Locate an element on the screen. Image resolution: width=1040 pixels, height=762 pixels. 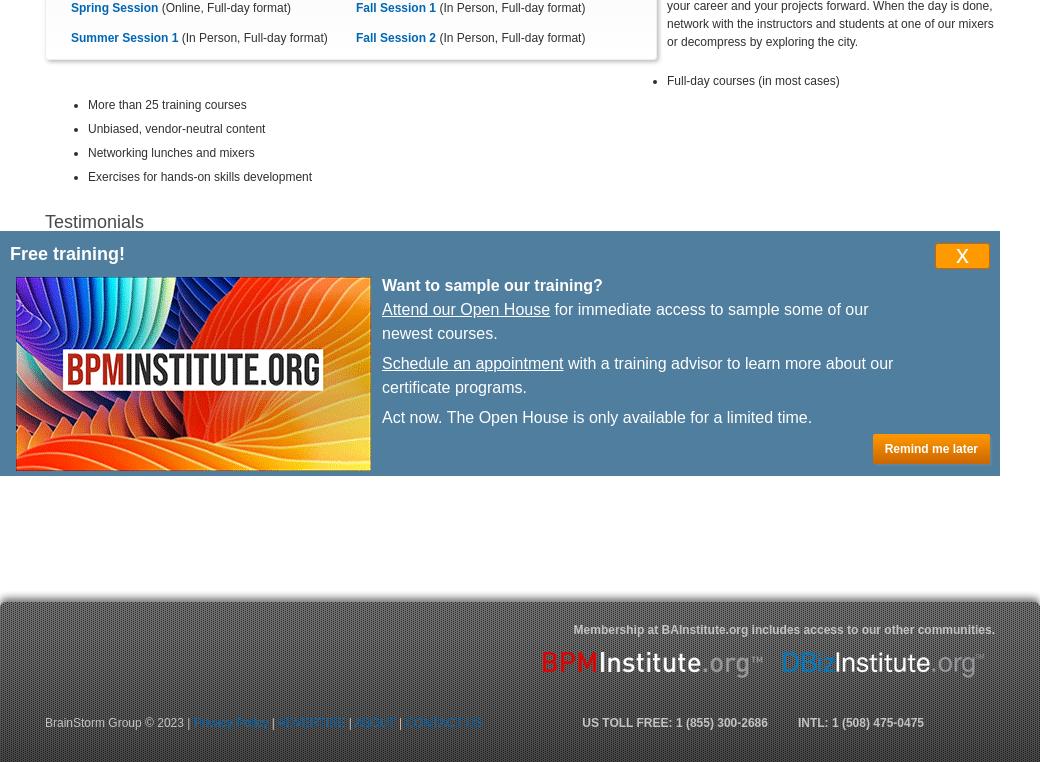
'Building a Business Architecture' is located at coordinates (139, 381).